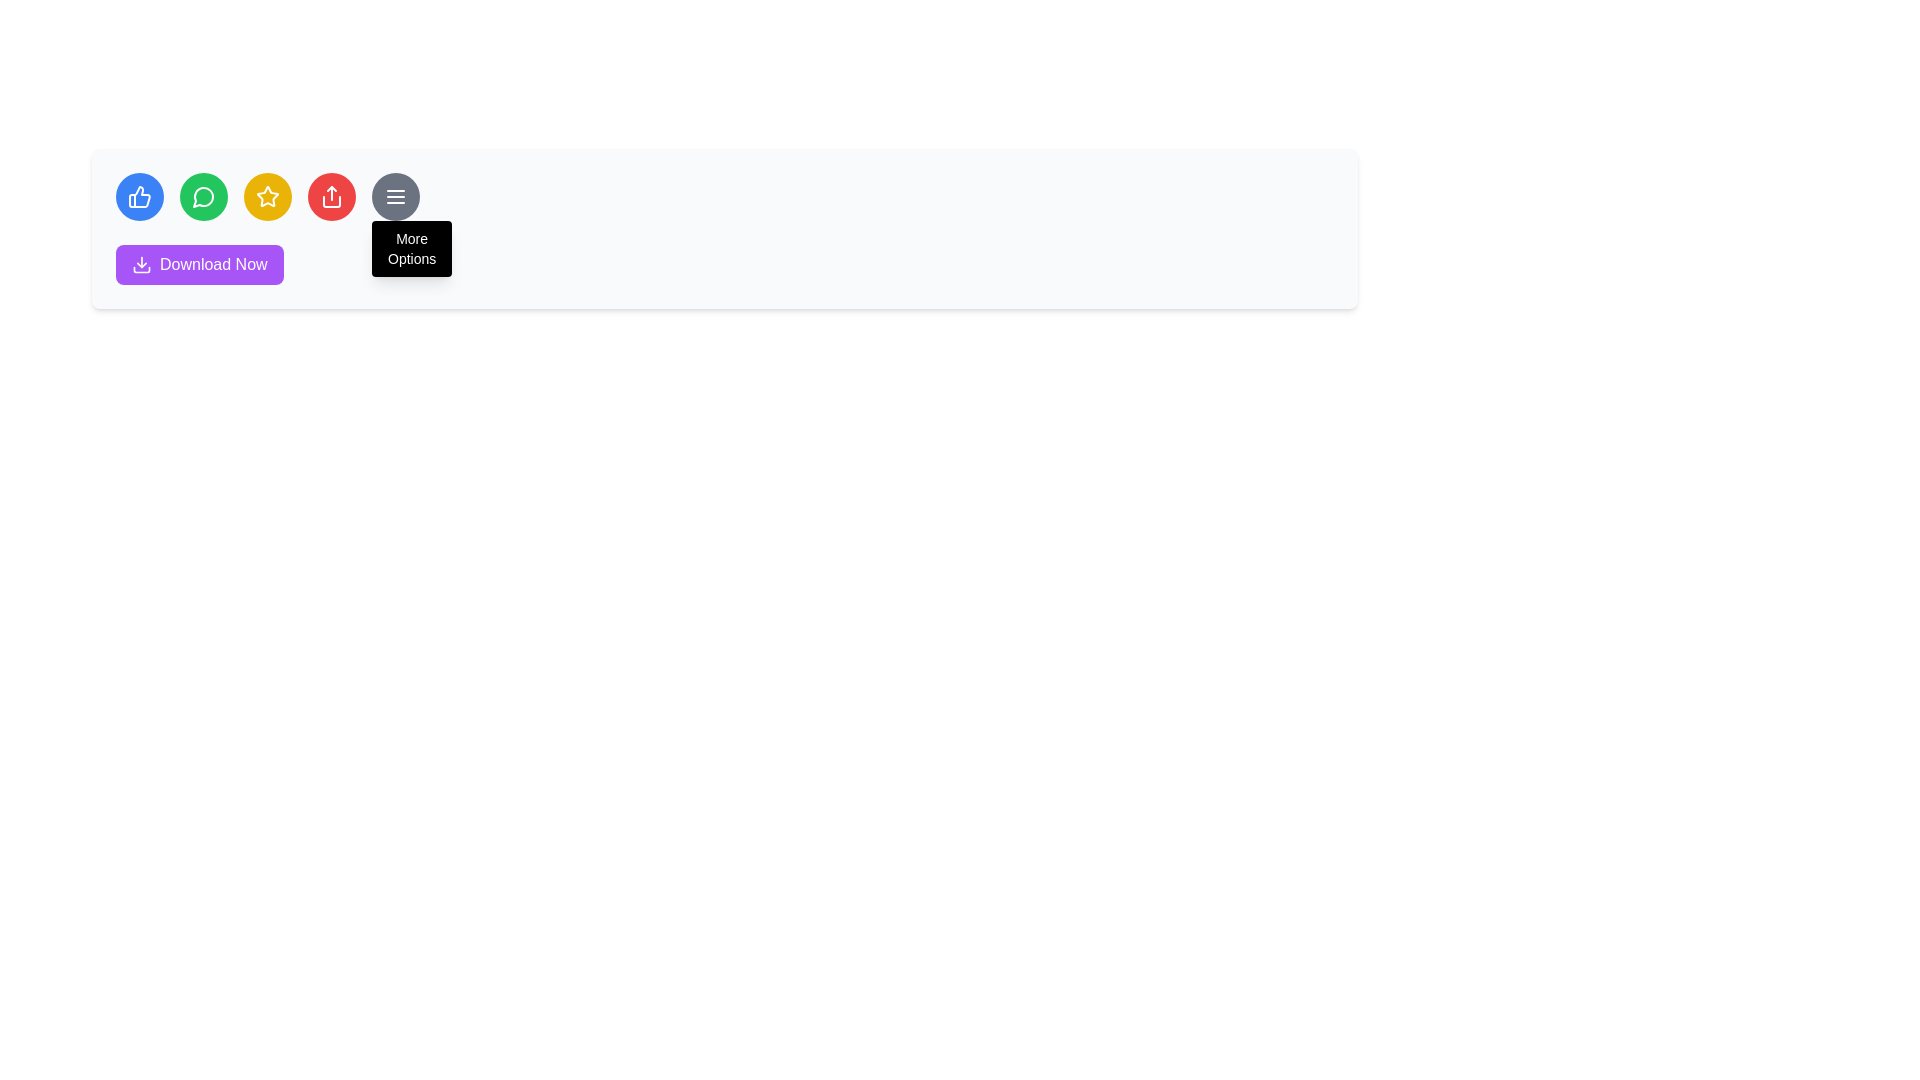 The width and height of the screenshot is (1920, 1080). I want to click on the second icon from the left, which represents the messaging or commenting function, to initiate or open the message or comment box, so click(203, 196).